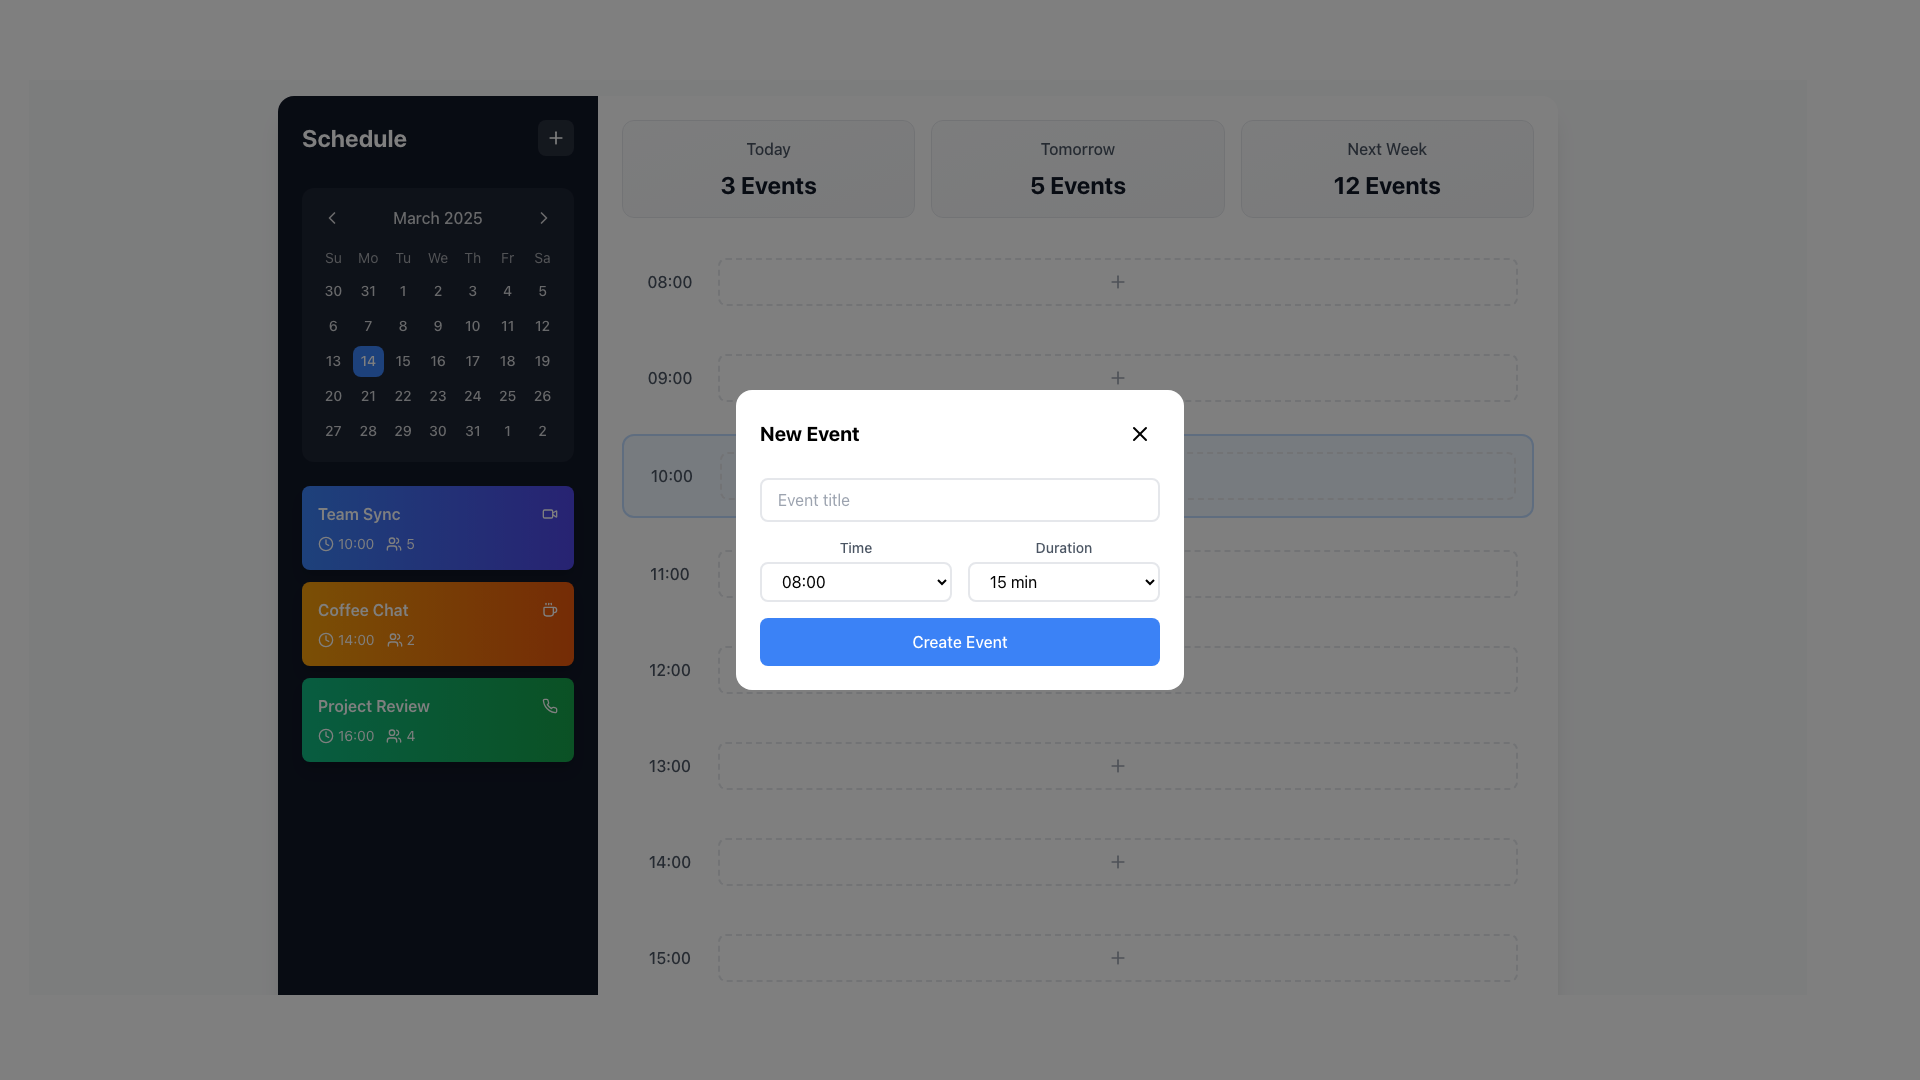 This screenshot has height=1080, width=1920. What do you see at coordinates (670, 765) in the screenshot?
I see `the time indicator text label located within the scheduled events panel, positioned below the 12:00 slot and above the 14:00 slot` at bounding box center [670, 765].